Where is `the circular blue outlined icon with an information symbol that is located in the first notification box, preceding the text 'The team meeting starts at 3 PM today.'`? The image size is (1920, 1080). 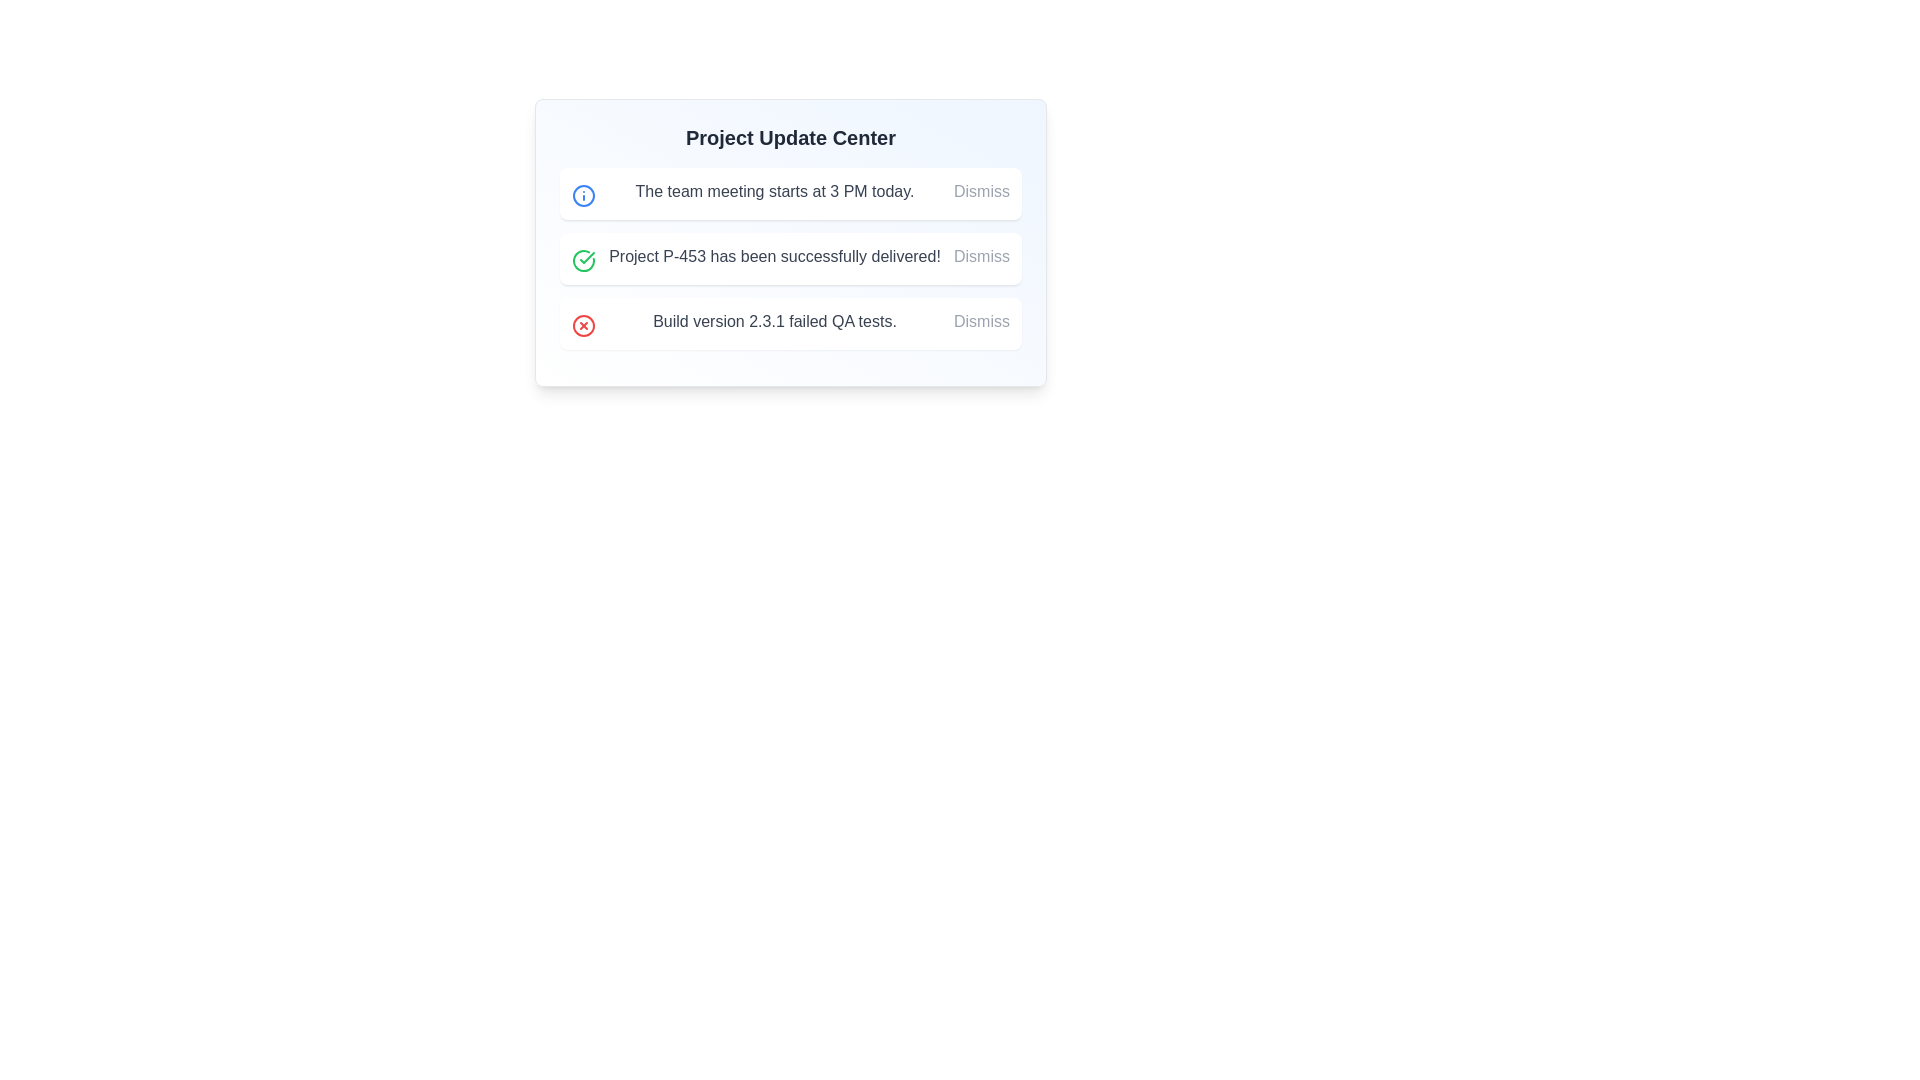 the circular blue outlined icon with an information symbol that is located in the first notification box, preceding the text 'The team meeting starts at 3 PM today.' is located at coordinates (583, 196).